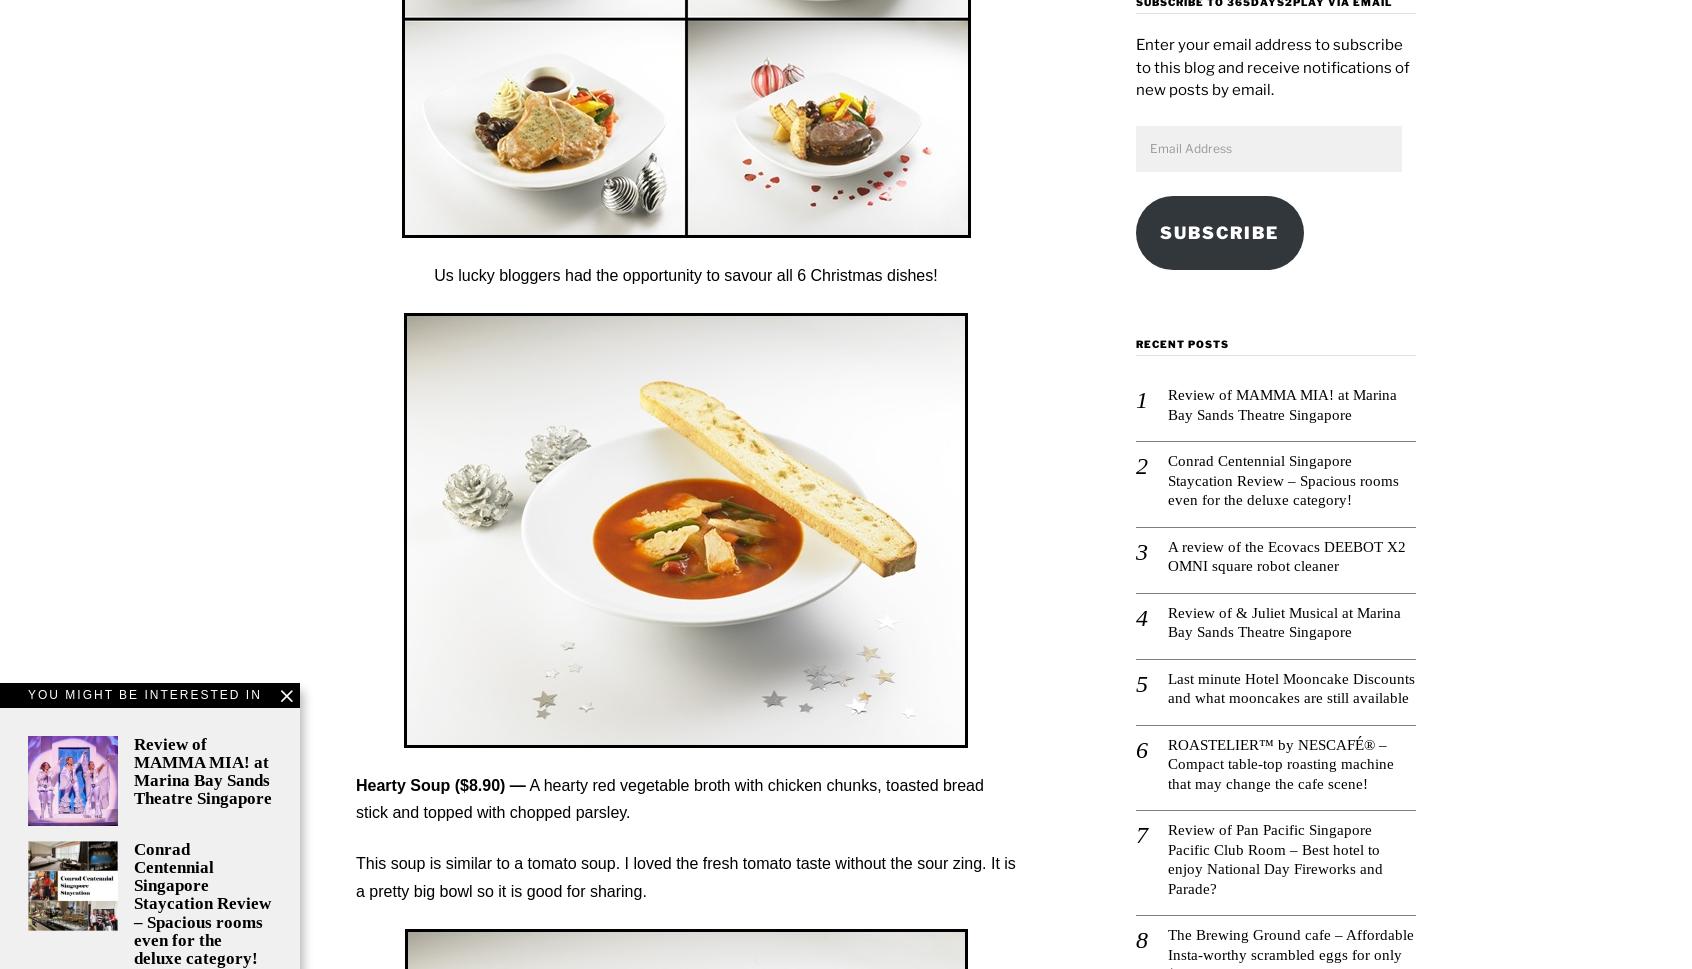 Image resolution: width=1692 pixels, height=969 pixels. Describe the element at coordinates (26, 692) in the screenshot. I see `'You might be interested in'` at that location.